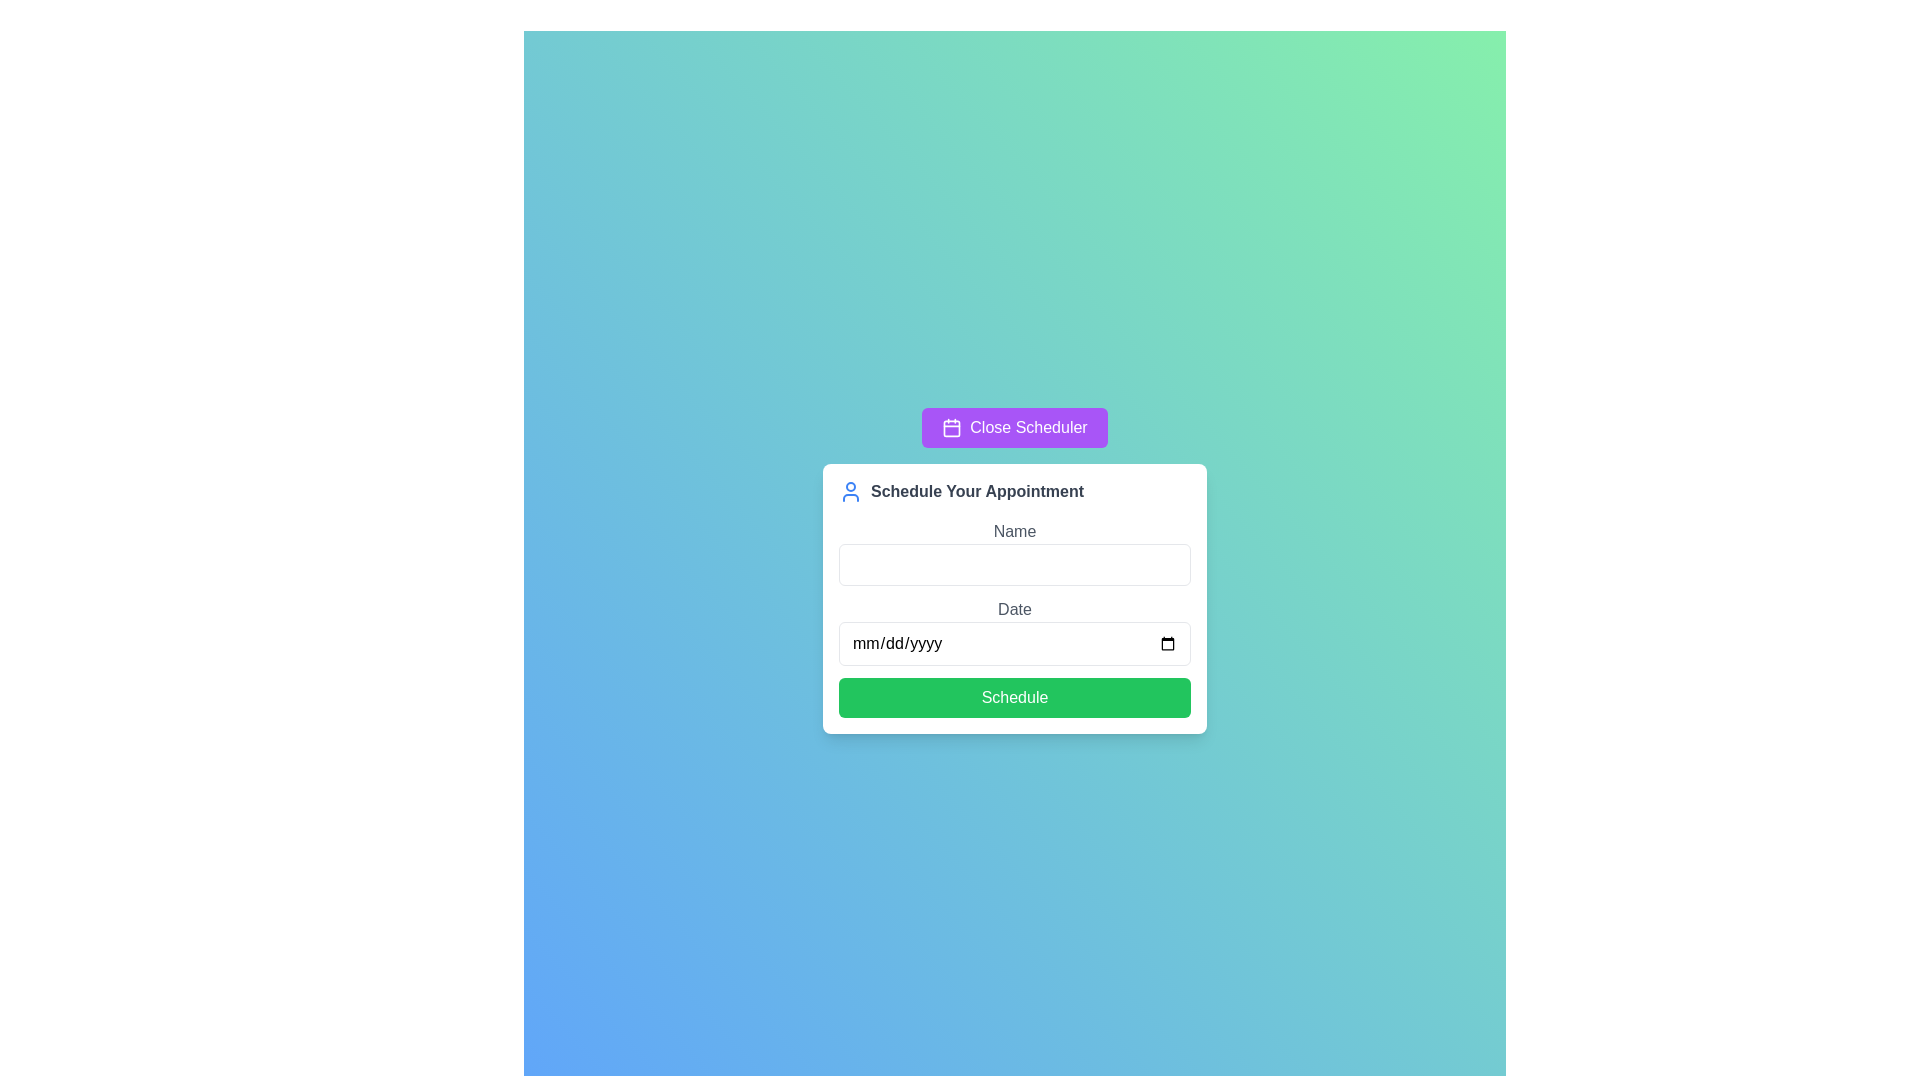 The width and height of the screenshot is (1920, 1080). What do you see at coordinates (1014, 697) in the screenshot?
I see `the submission button located at the bottom of the form within the modal interface` at bounding box center [1014, 697].